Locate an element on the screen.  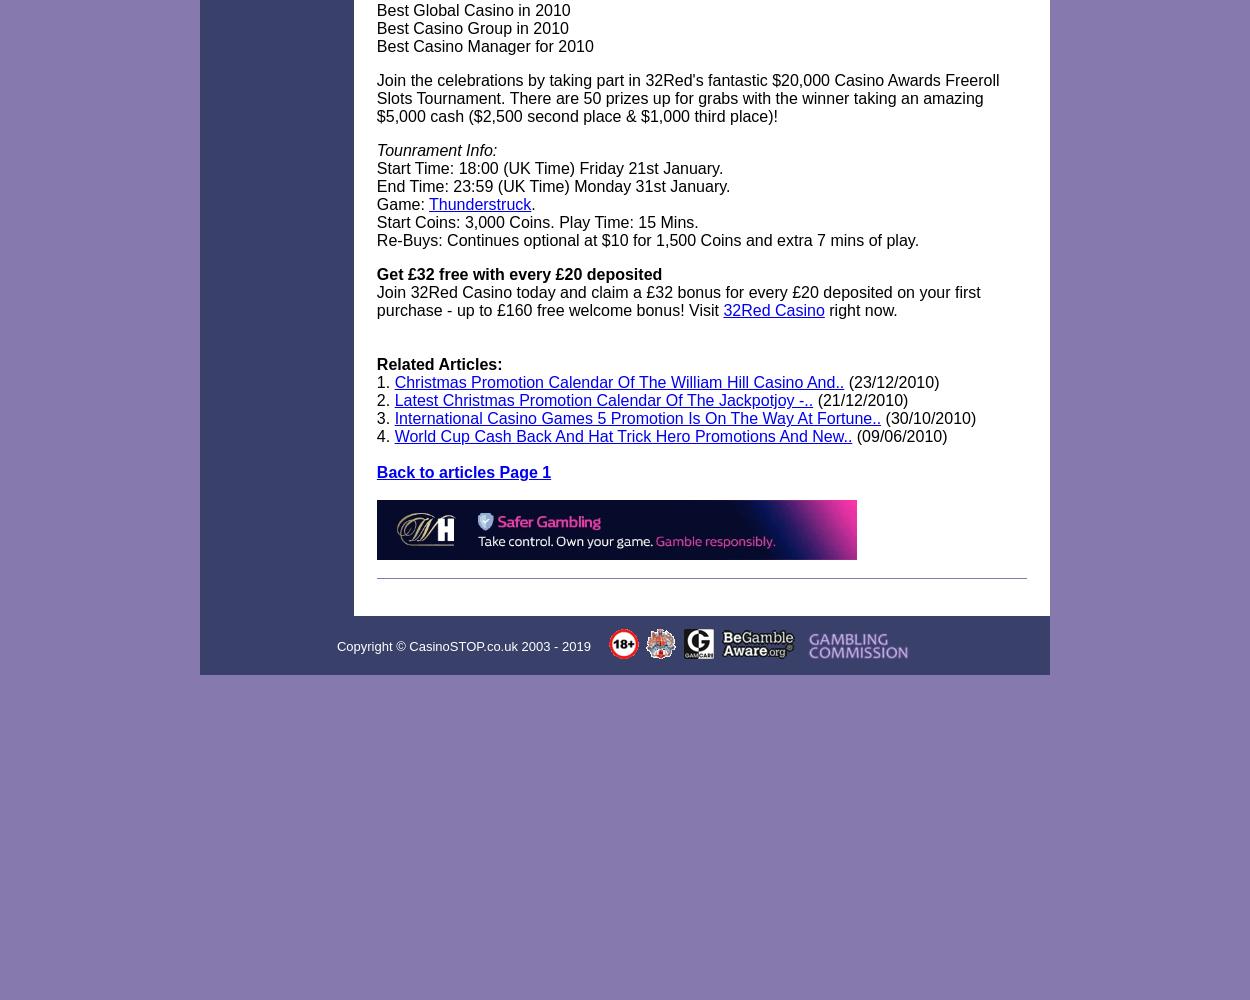
'World Cup Cash Back And Hat Trick Hero Promotions And New..' is located at coordinates (622, 436).